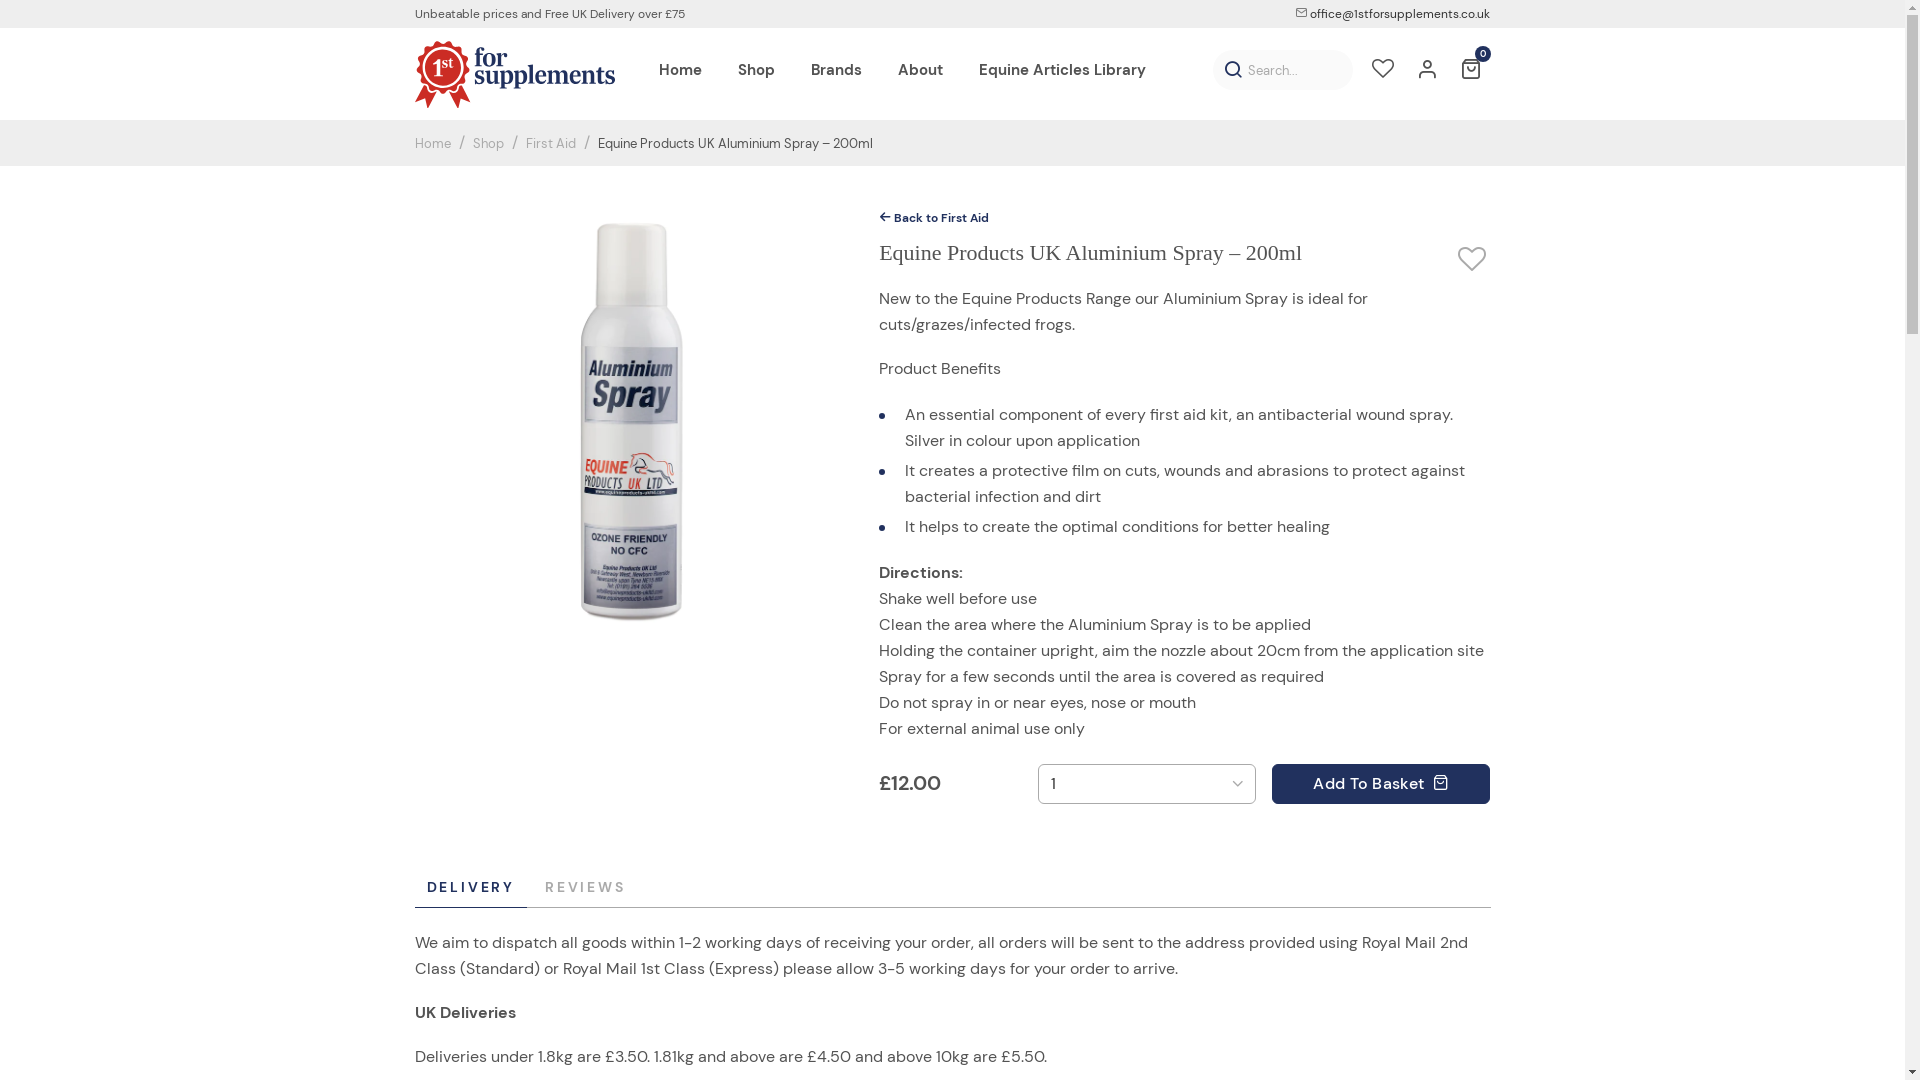  What do you see at coordinates (835, 69) in the screenshot?
I see `'Brands'` at bounding box center [835, 69].